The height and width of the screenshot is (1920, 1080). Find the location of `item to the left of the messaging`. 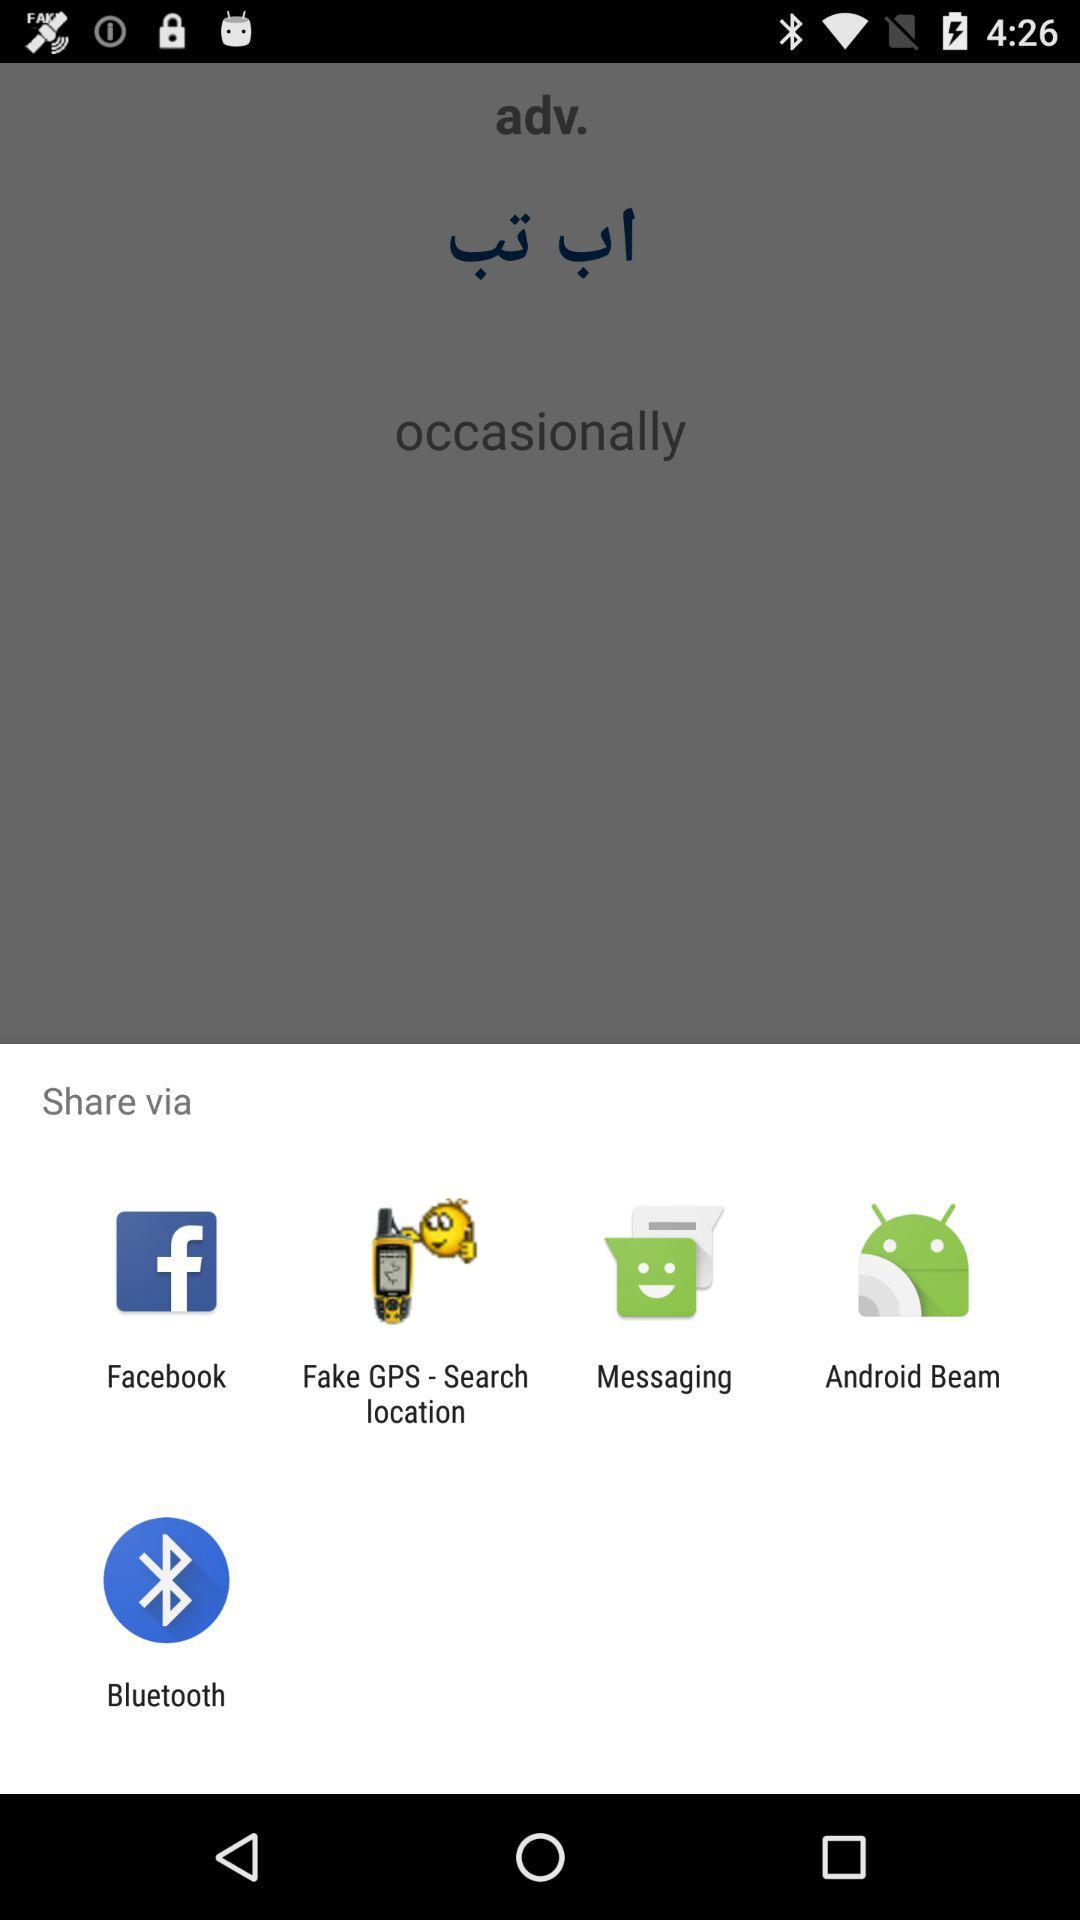

item to the left of the messaging is located at coordinates (414, 1392).